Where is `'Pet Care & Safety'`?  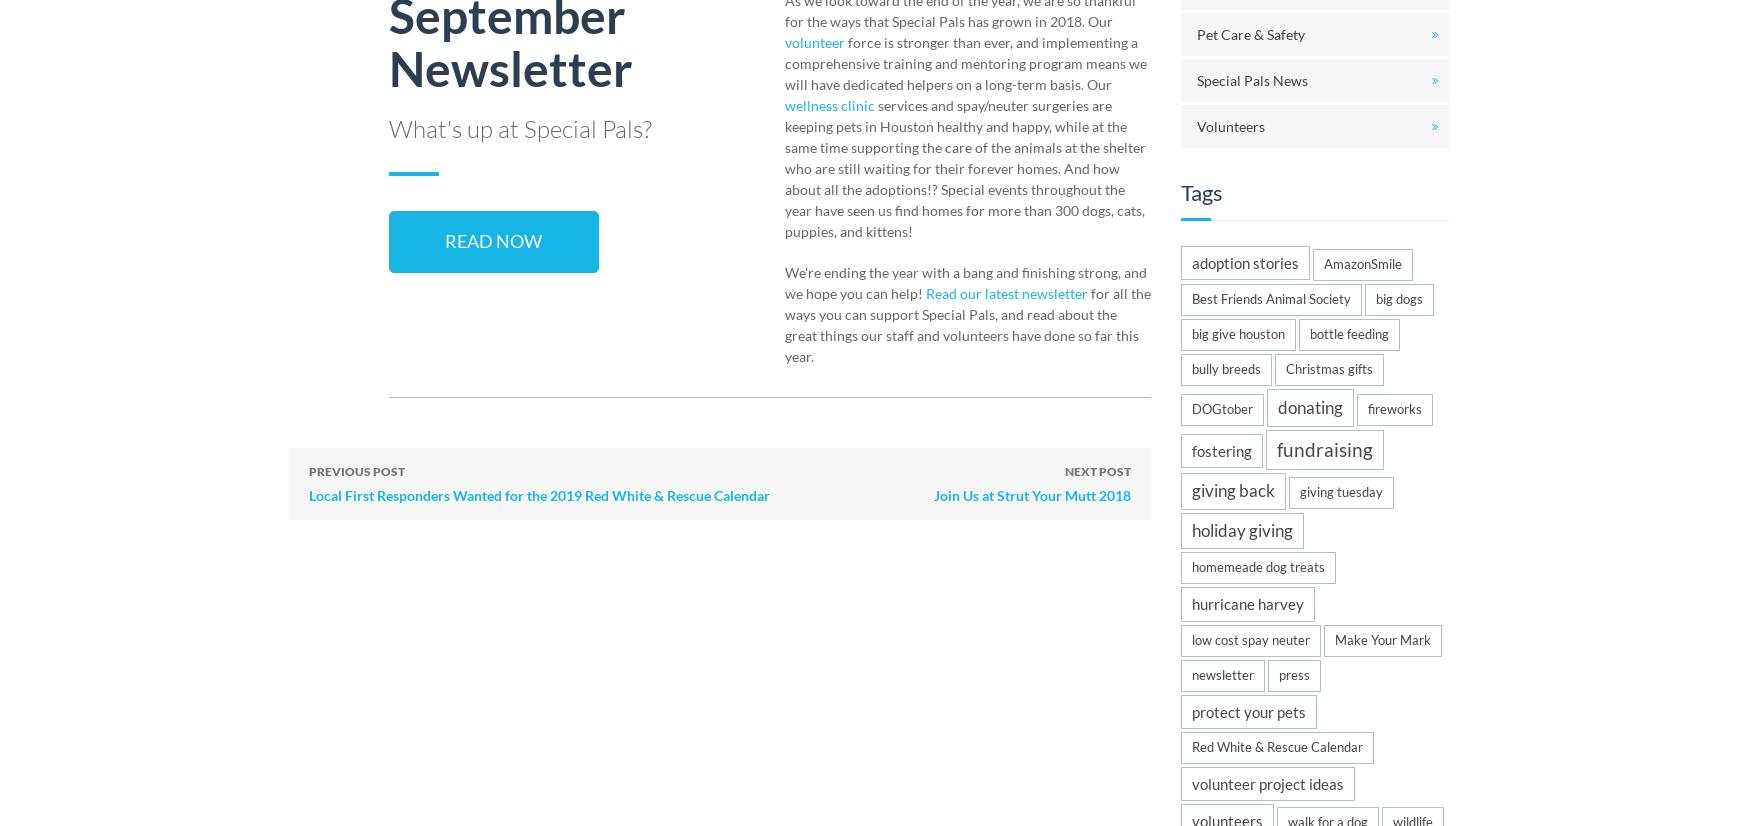
'Pet Care & Safety' is located at coordinates (1250, 32).